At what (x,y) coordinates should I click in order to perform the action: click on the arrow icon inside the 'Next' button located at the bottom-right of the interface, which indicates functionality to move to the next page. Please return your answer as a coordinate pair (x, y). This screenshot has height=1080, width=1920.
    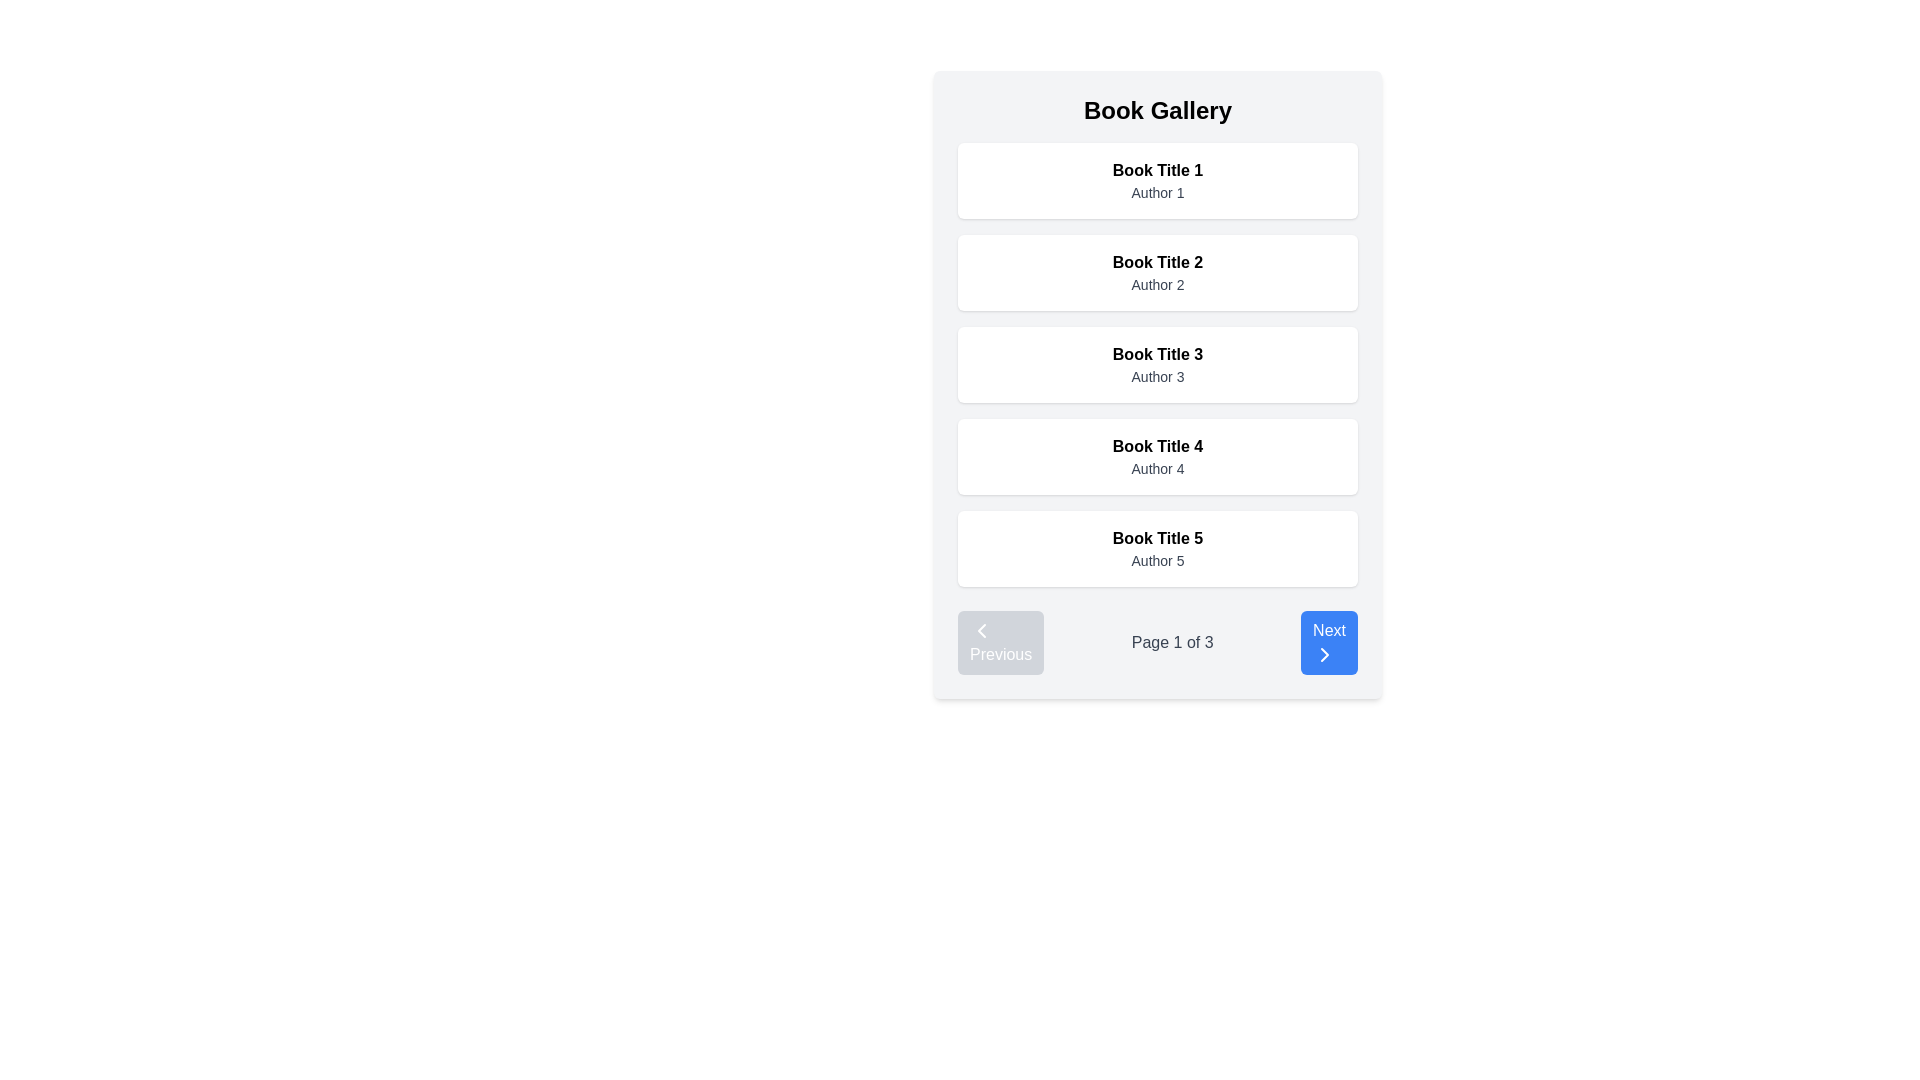
    Looking at the image, I should click on (1324, 655).